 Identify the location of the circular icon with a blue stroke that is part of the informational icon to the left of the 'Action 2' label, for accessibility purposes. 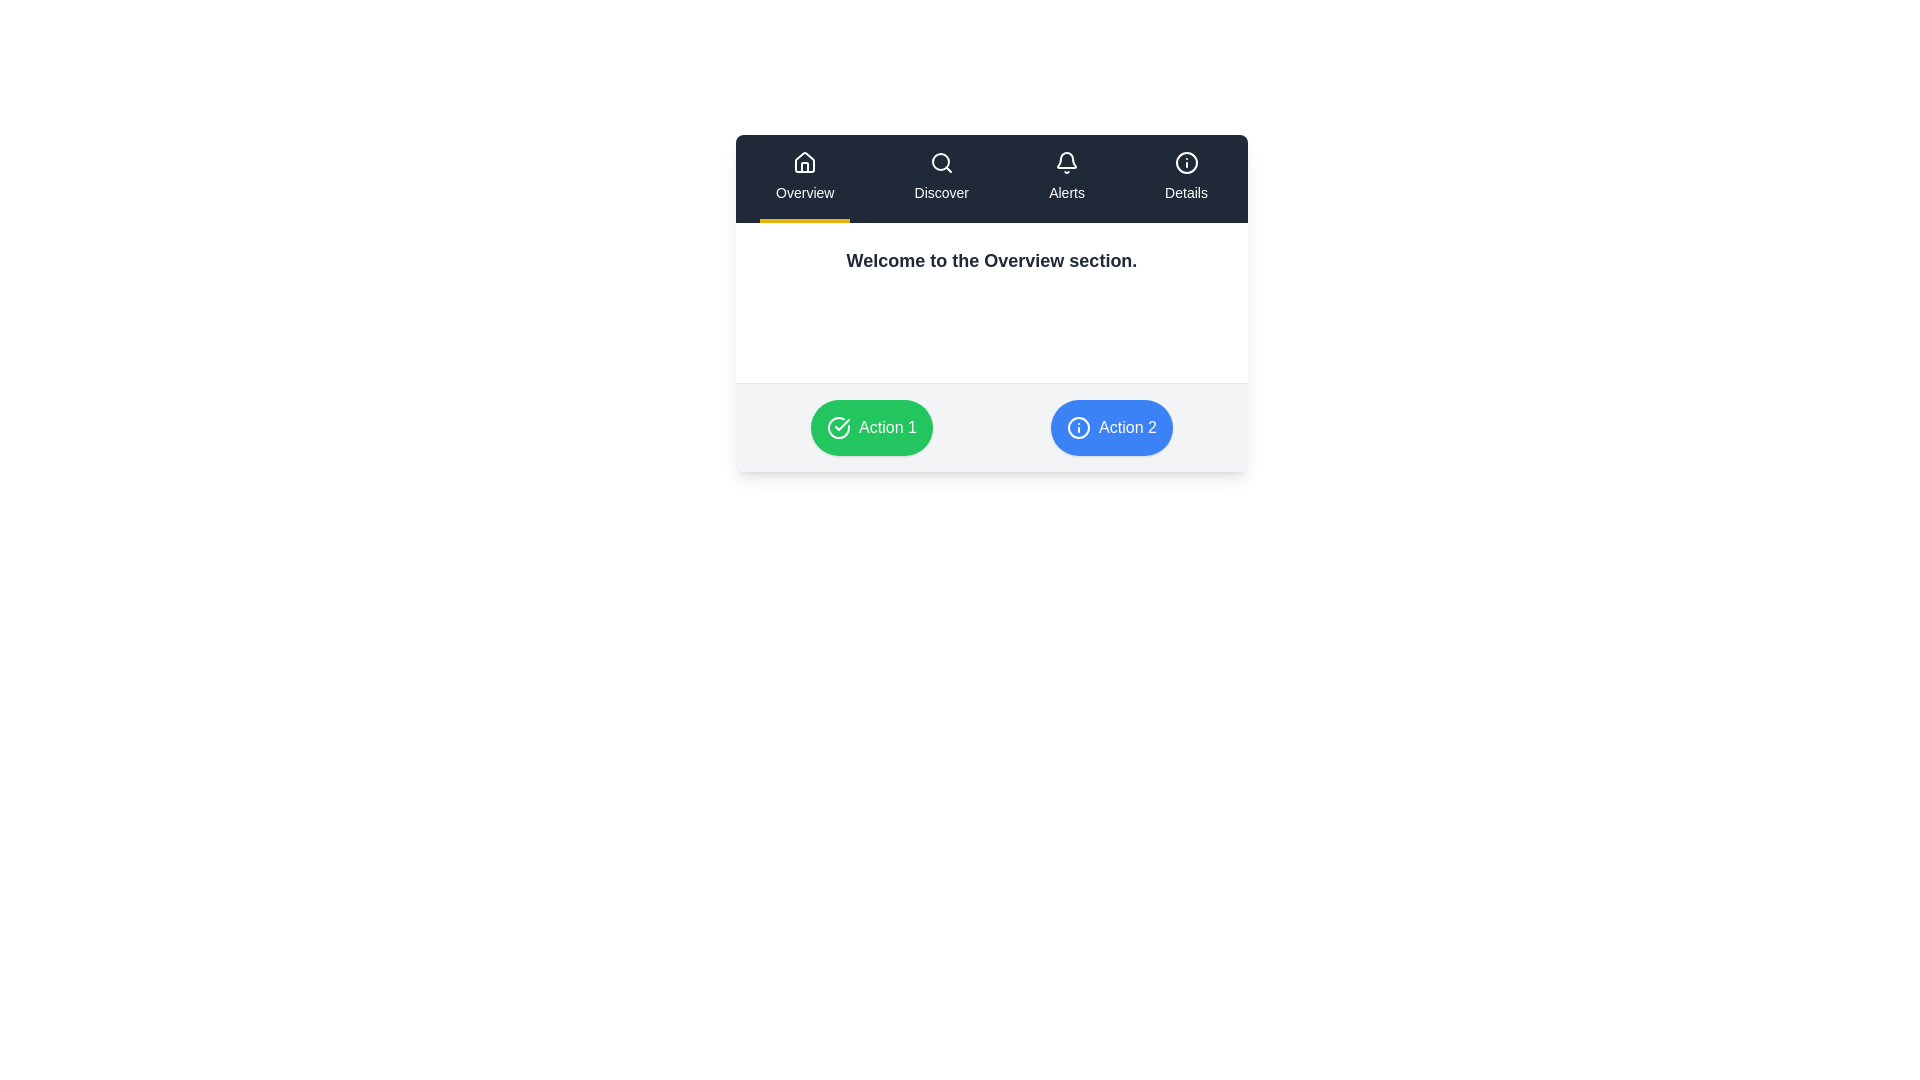
(1078, 427).